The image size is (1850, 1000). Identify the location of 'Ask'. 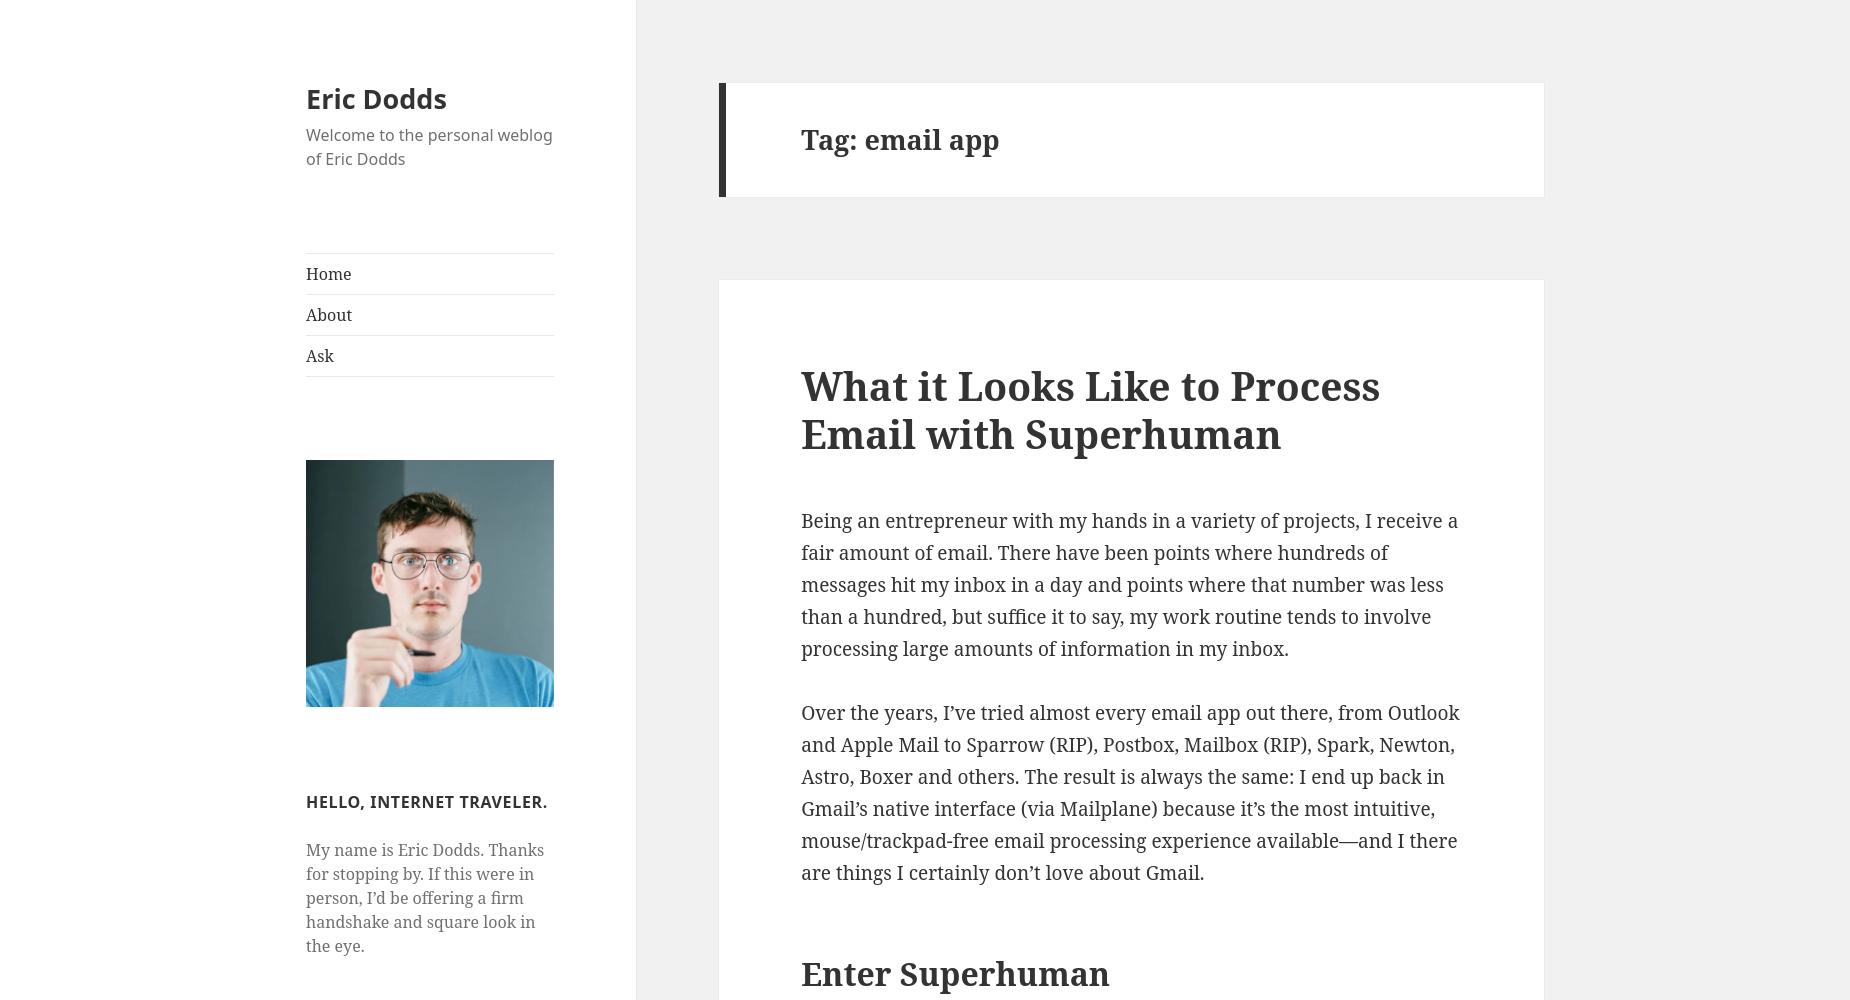
(318, 355).